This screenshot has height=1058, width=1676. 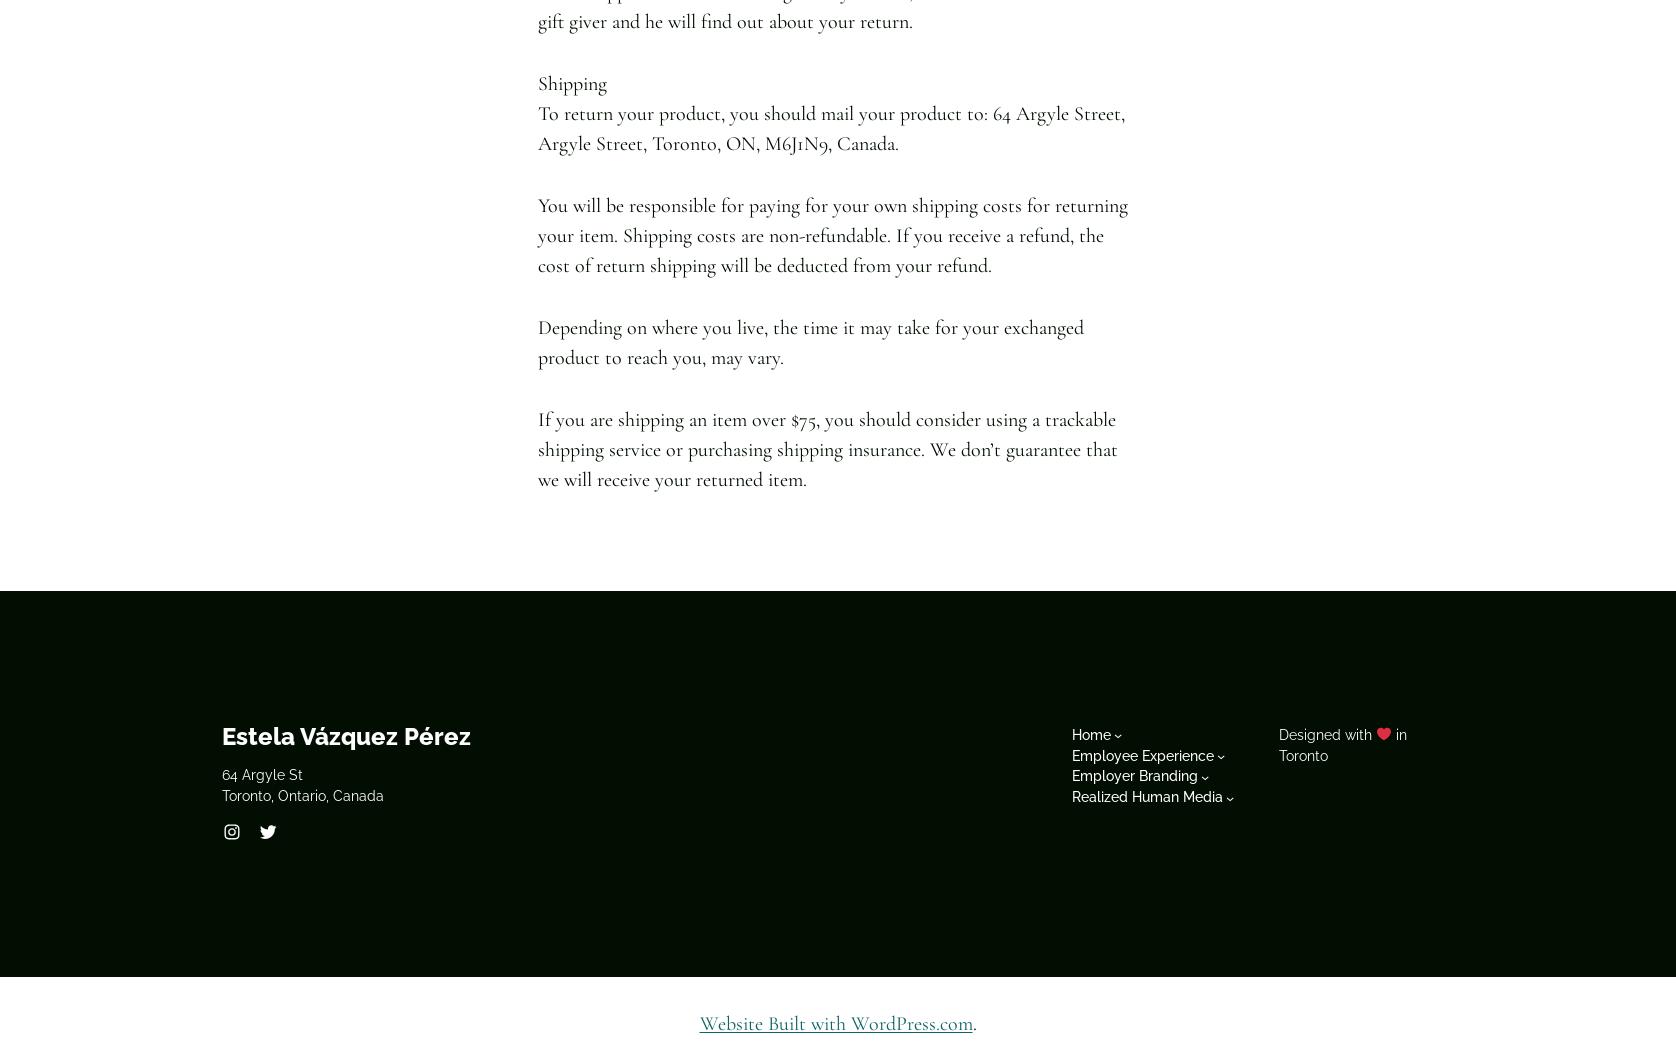 I want to click on 'Toronto, Ontario,  Canada', so click(x=302, y=794).